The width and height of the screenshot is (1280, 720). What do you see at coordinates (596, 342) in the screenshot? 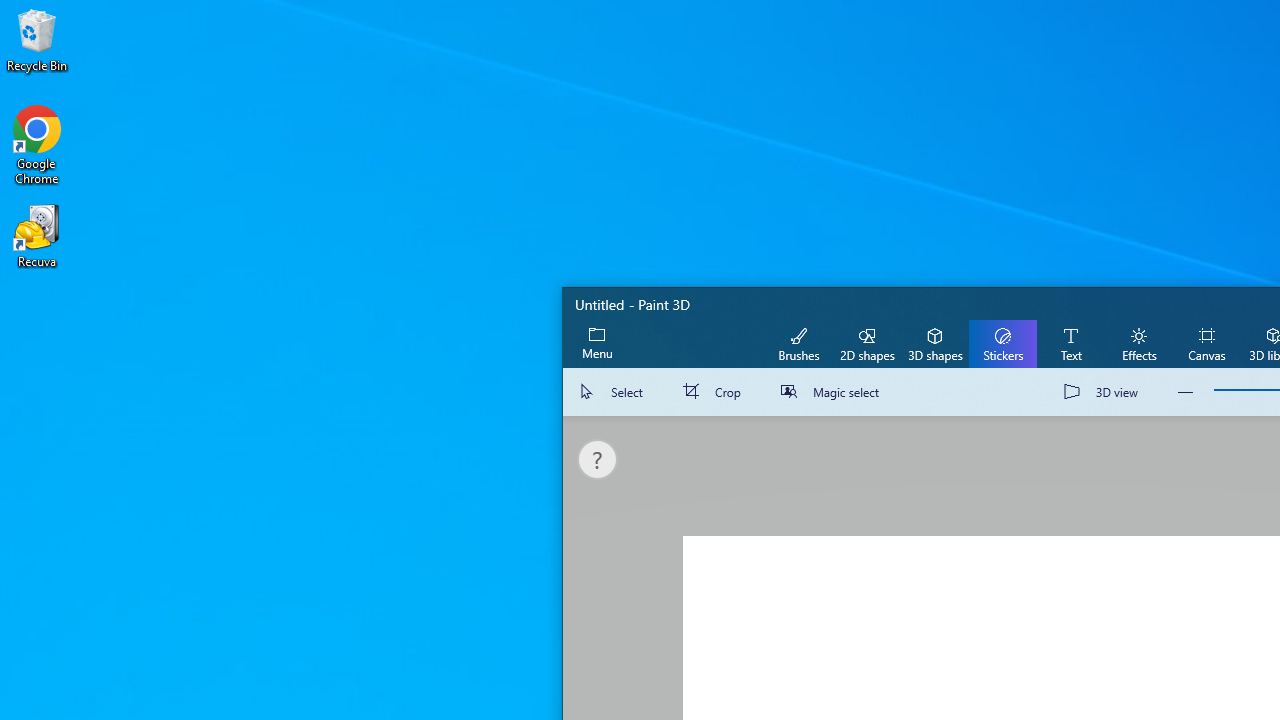
I see `'Expand menu'` at bounding box center [596, 342].